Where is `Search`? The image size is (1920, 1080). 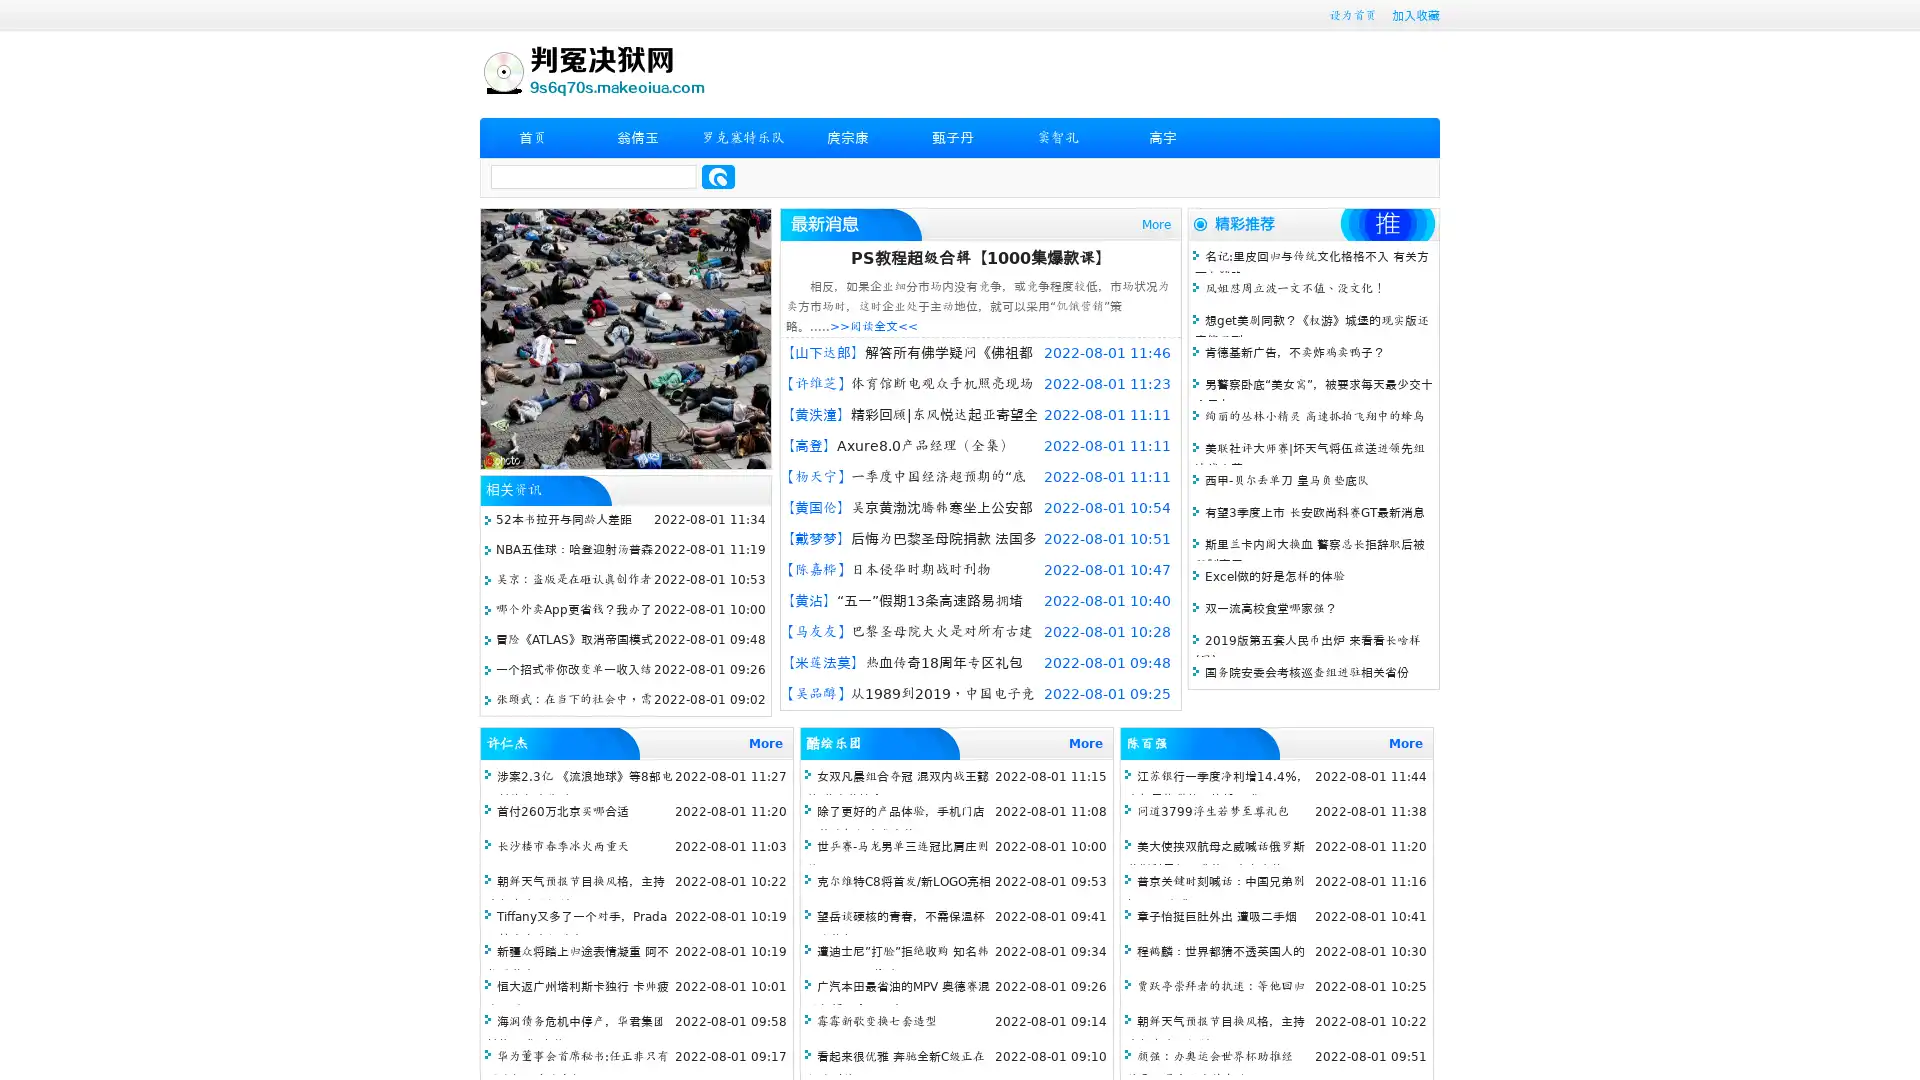 Search is located at coordinates (718, 176).